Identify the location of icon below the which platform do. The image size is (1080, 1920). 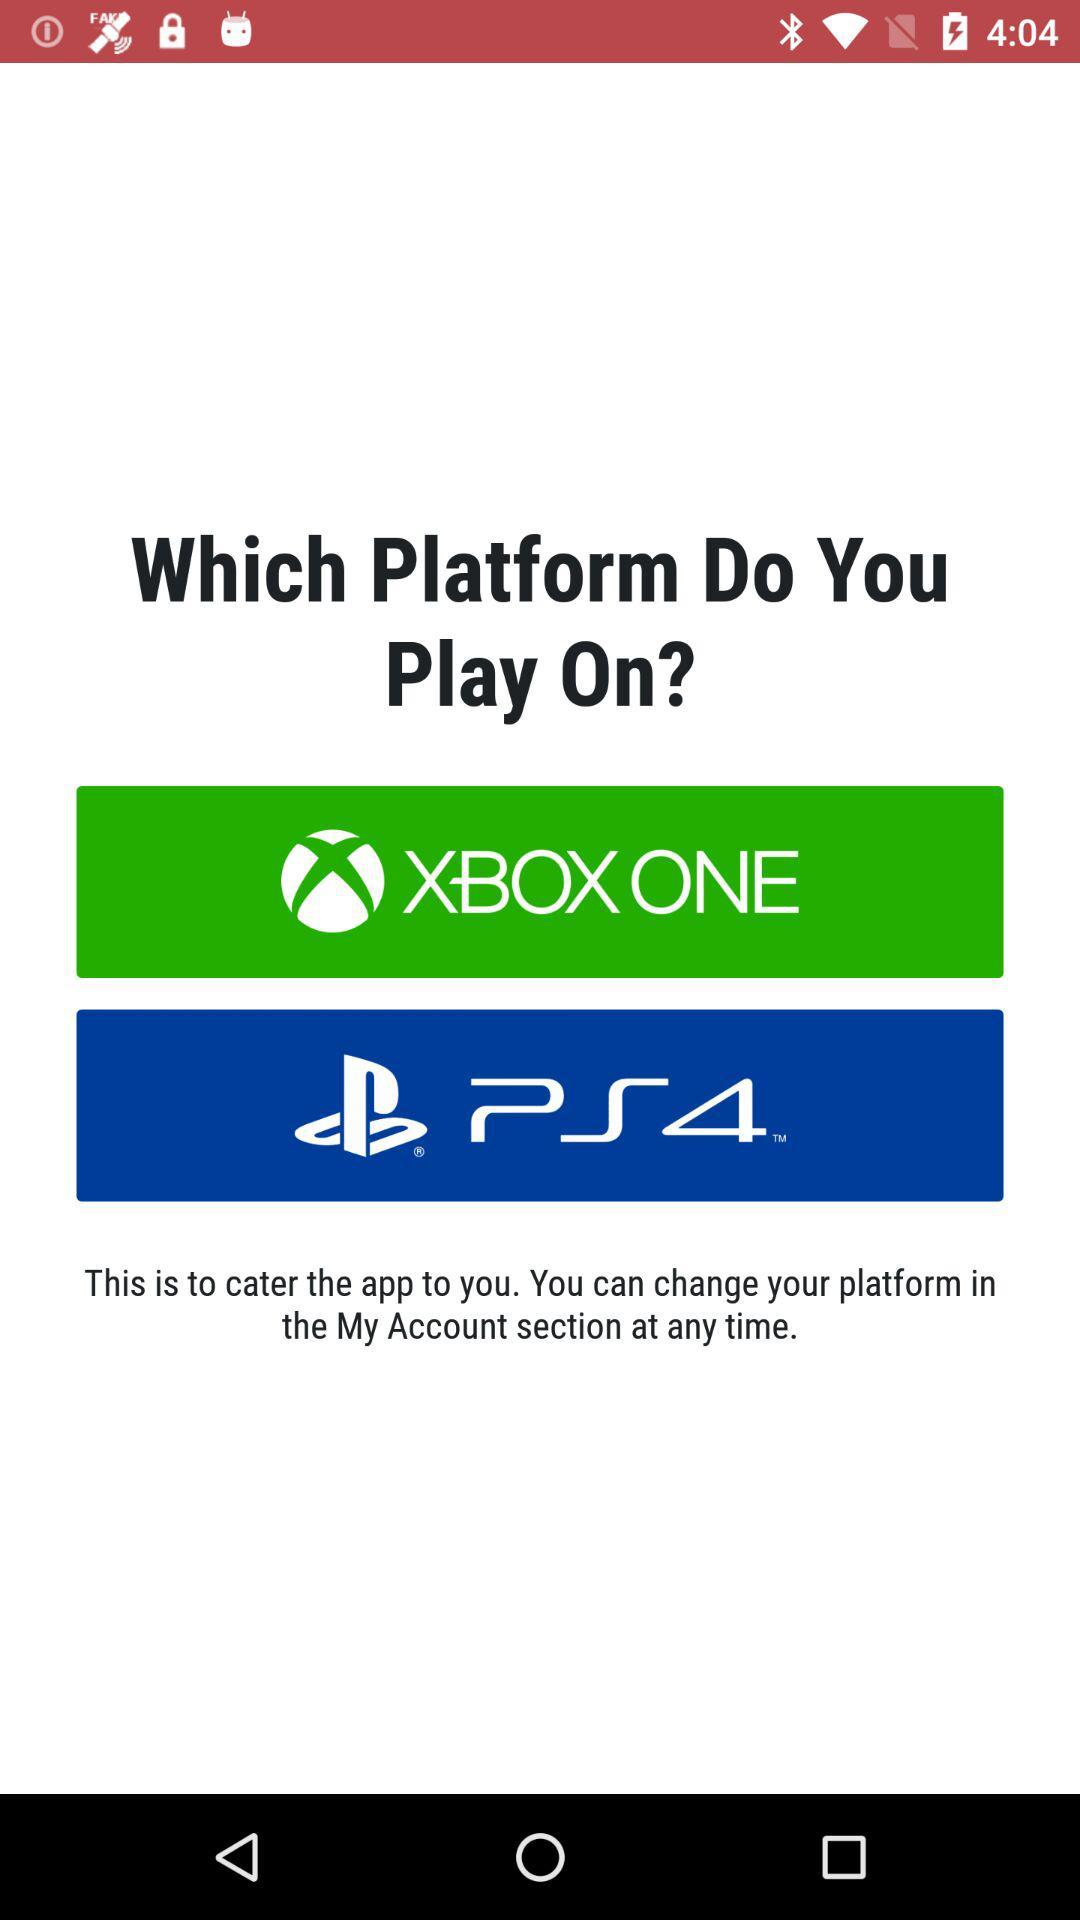
(540, 881).